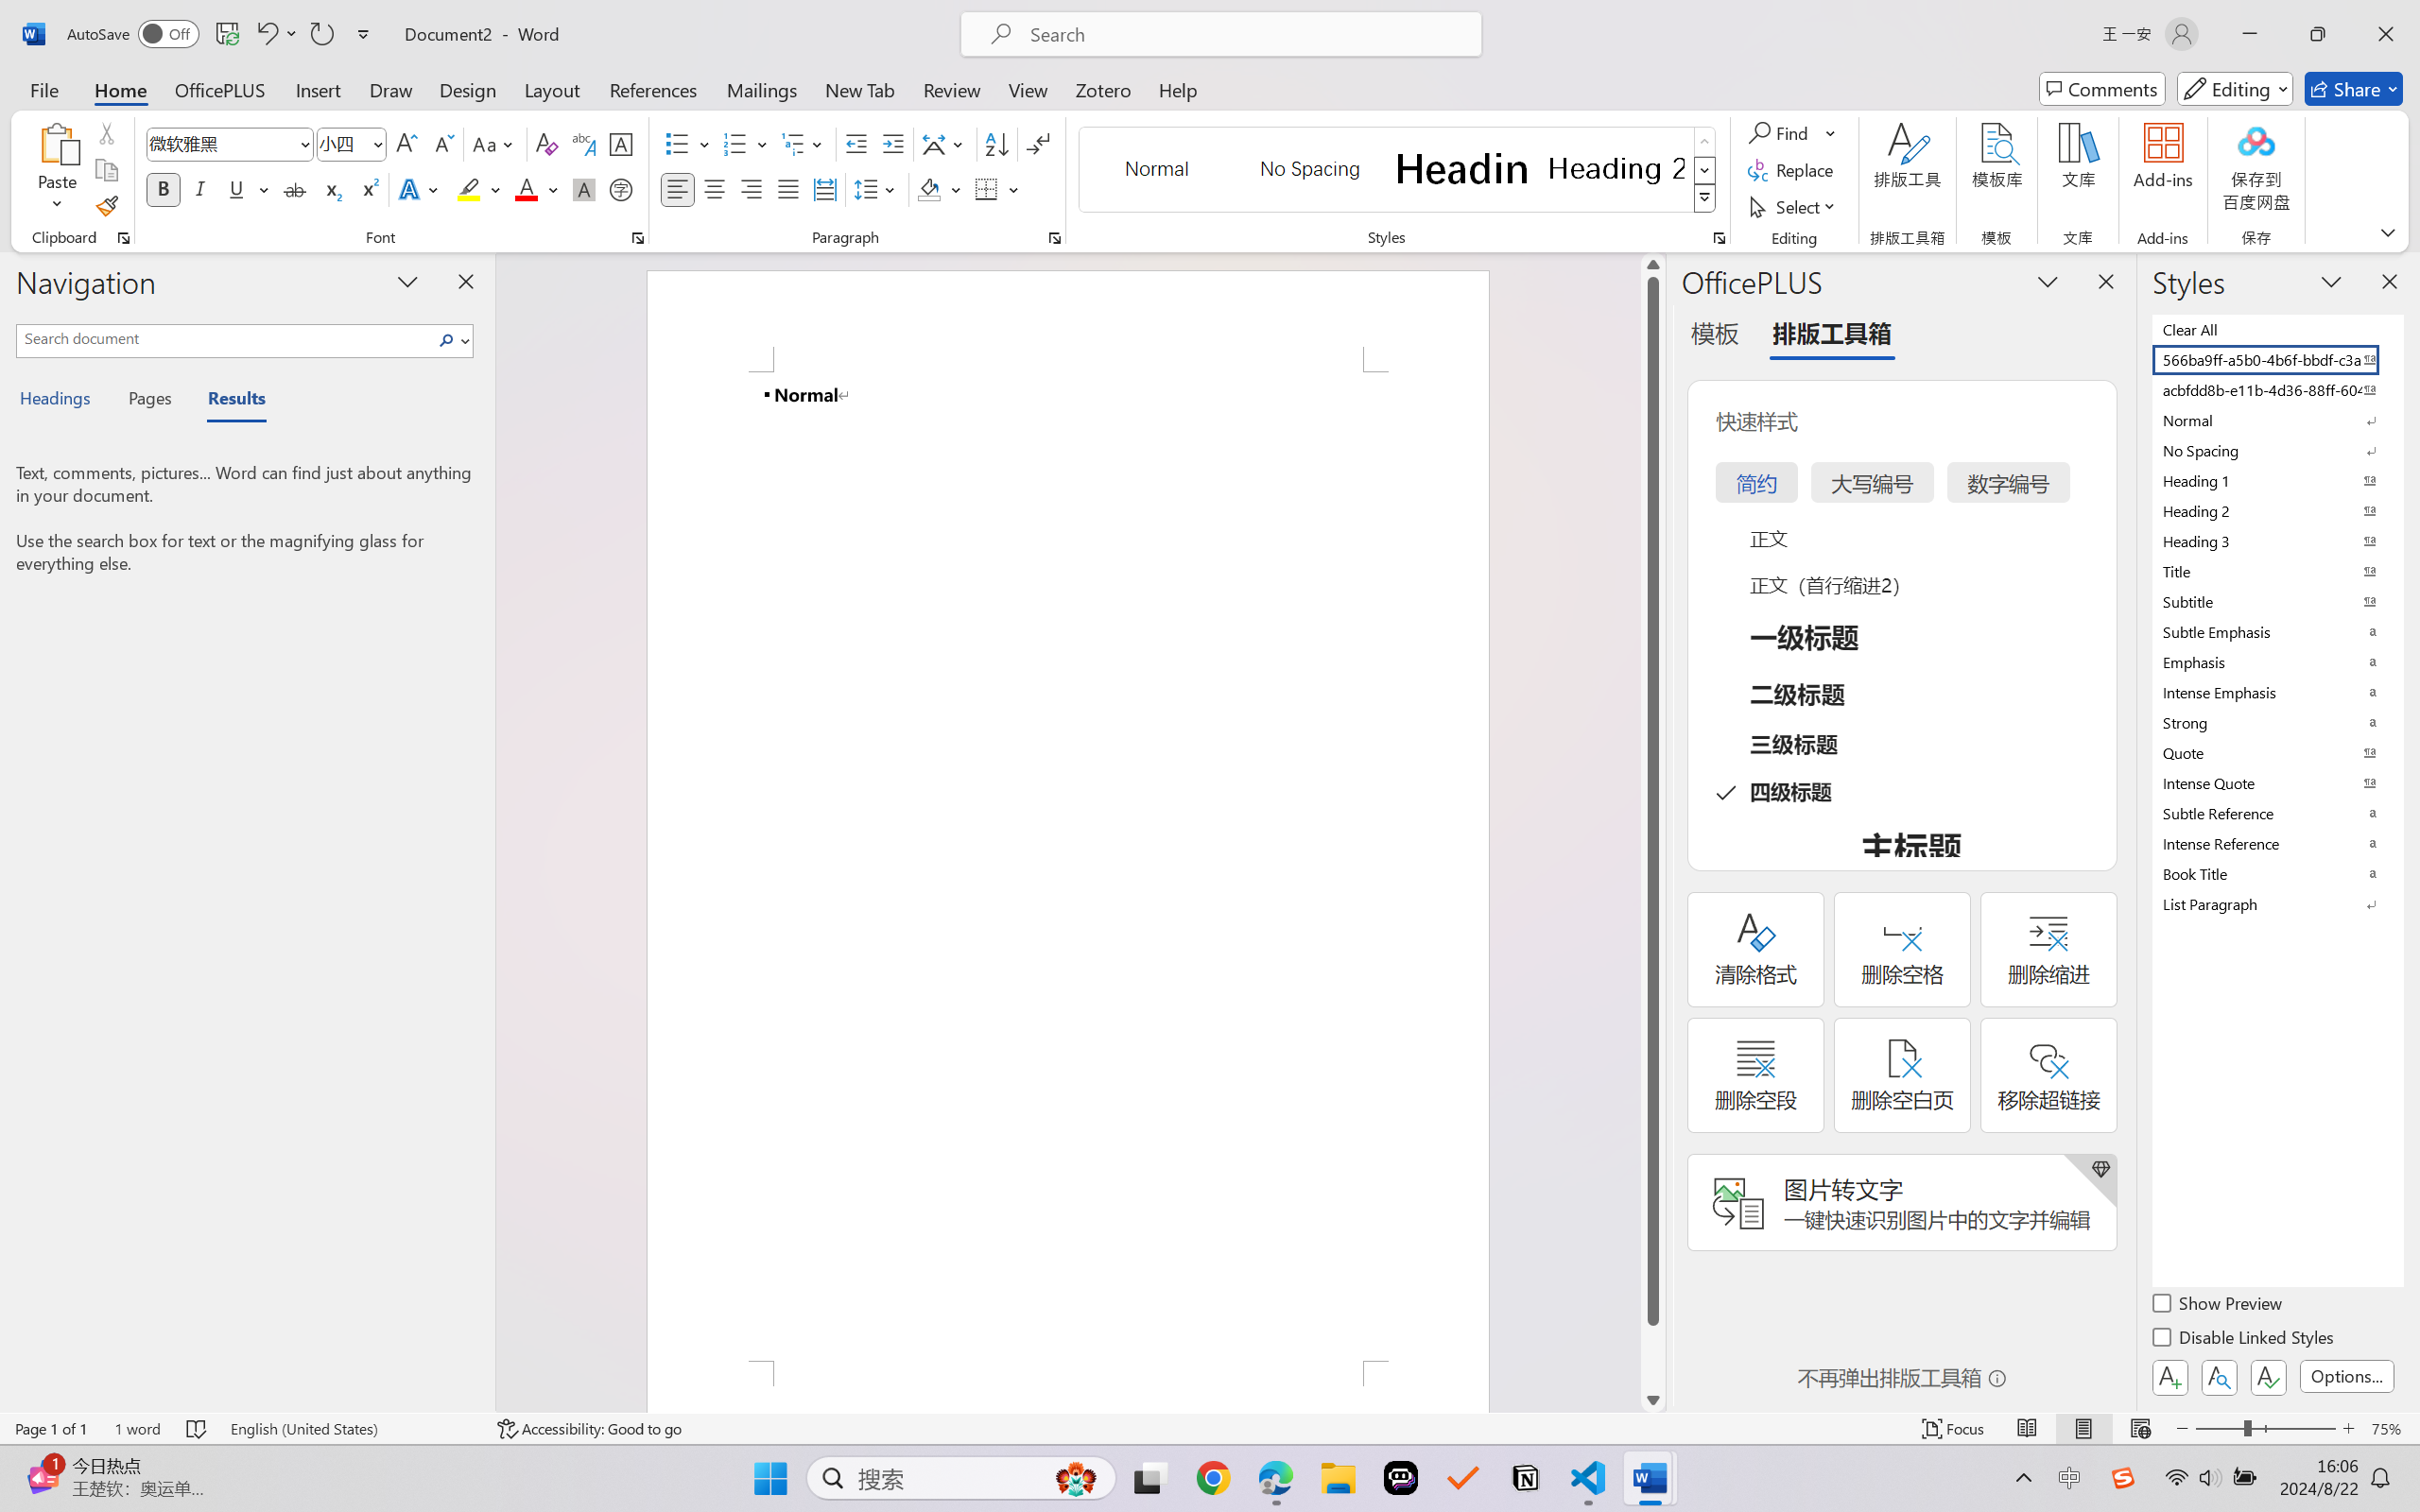 This screenshot has height=1512, width=2420. Describe the element at coordinates (2102, 88) in the screenshot. I see `'Comments'` at that location.